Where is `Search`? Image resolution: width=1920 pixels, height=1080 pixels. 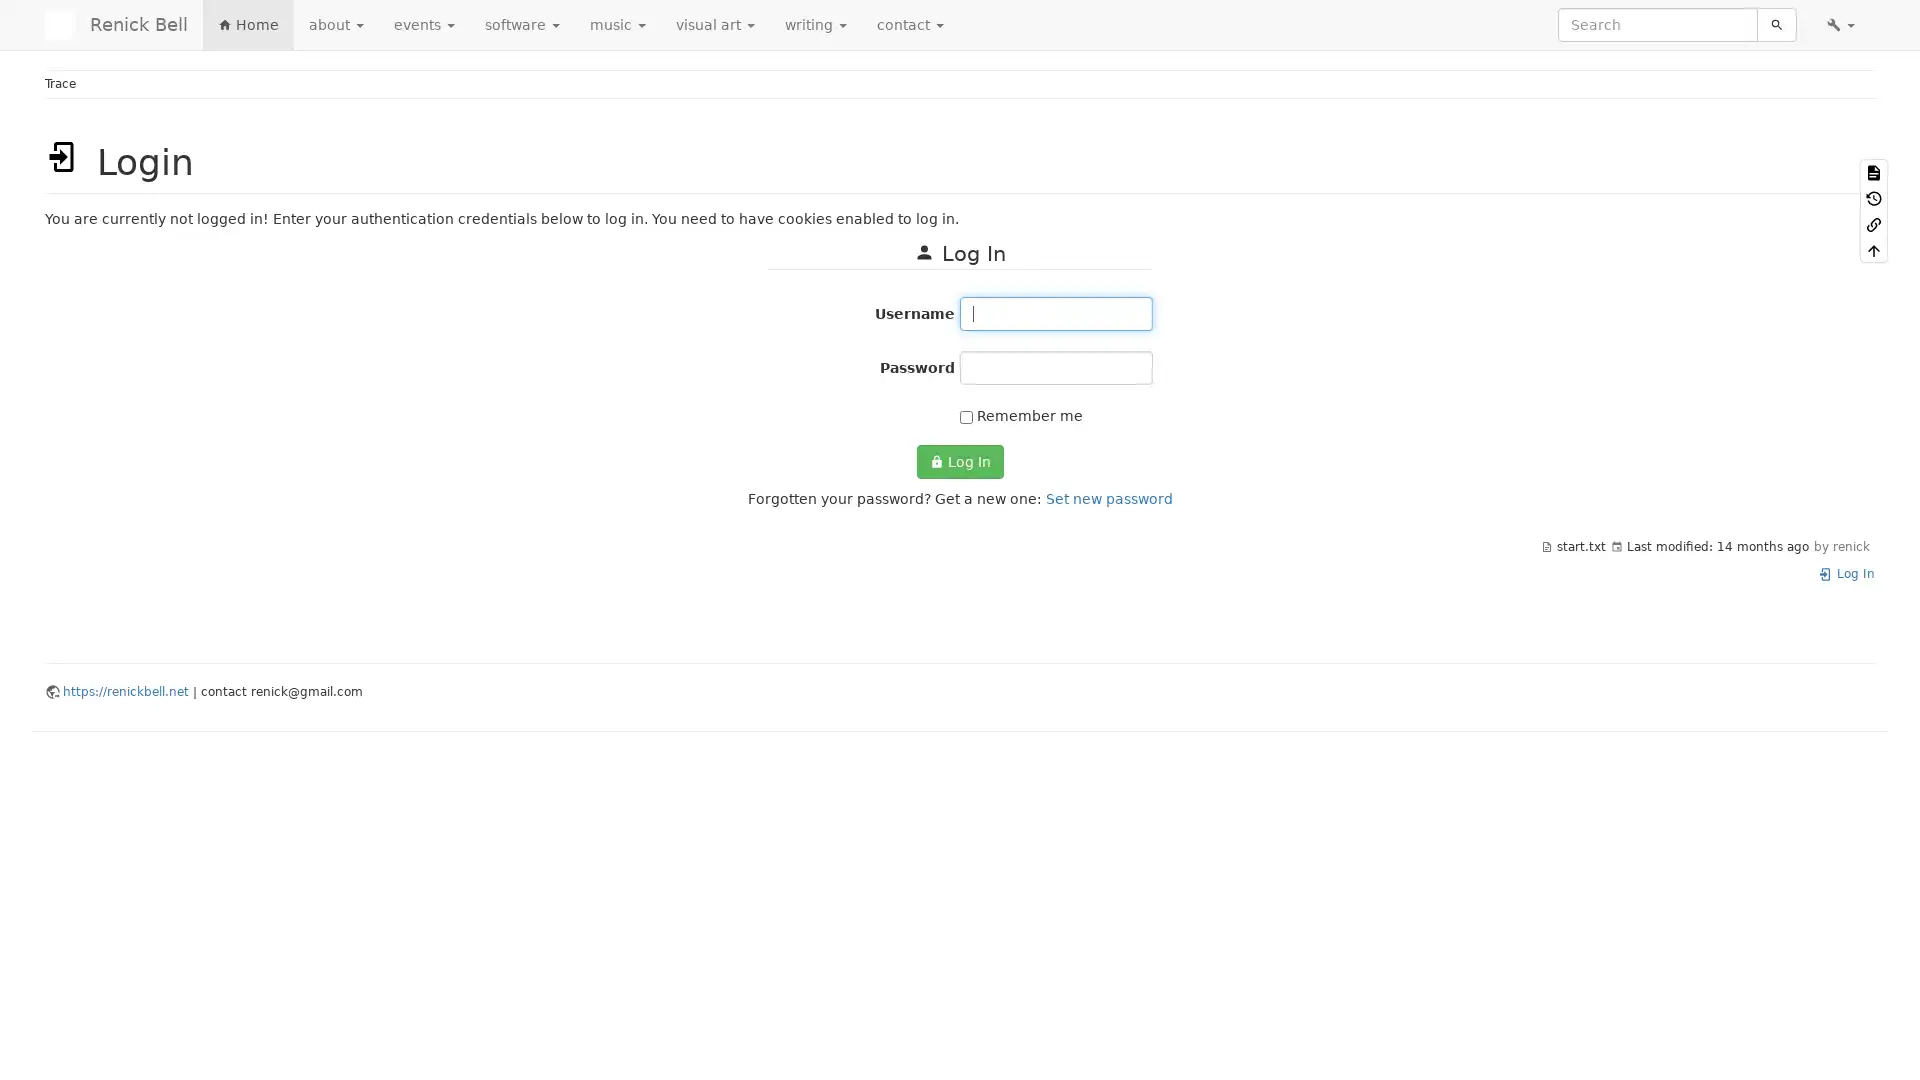 Search is located at coordinates (1776, 24).